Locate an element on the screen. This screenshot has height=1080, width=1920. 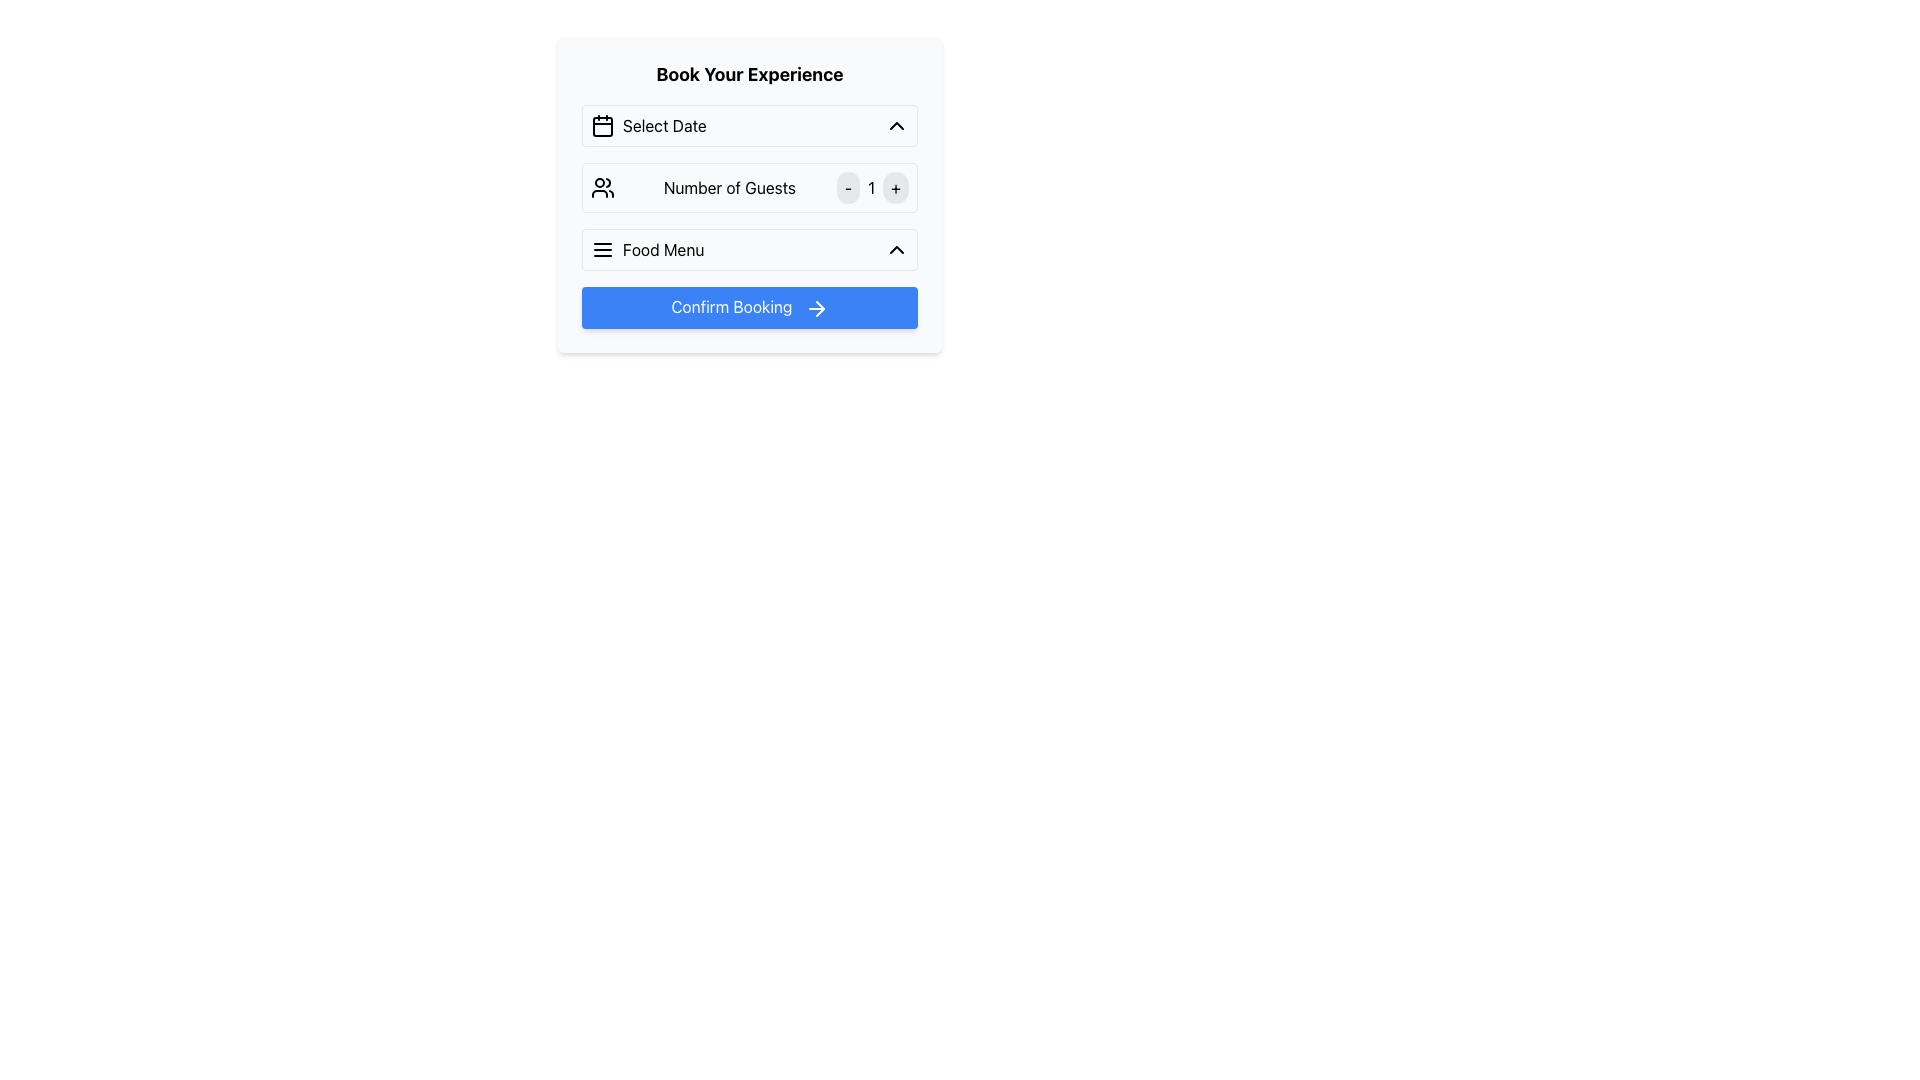
the minimalist line design vector icon representing a group of people, located to the left of the 'Number of Guests' text is located at coordinates (602, 188).